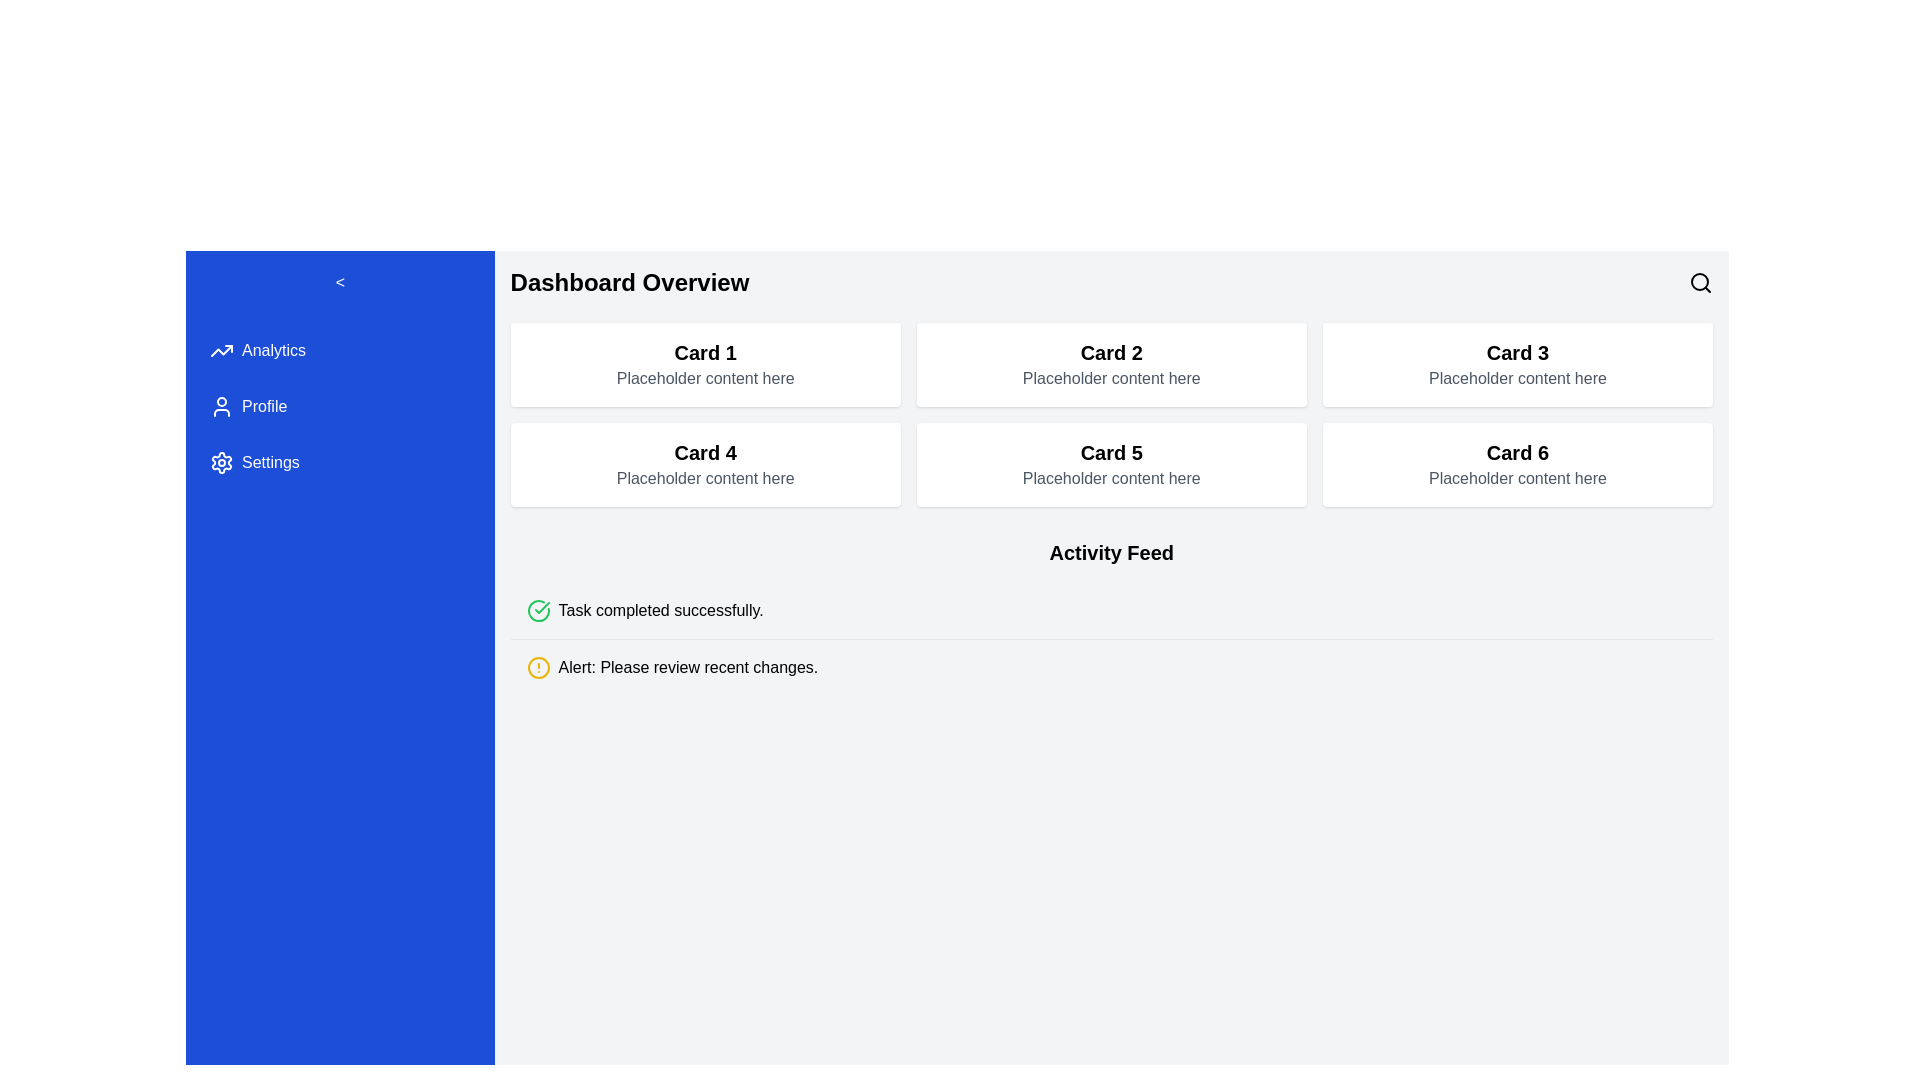 This screenshot has width=1920, height=1080. I want to click on the text phrase 'Placeholder content here' styled with a gray-colored font located within 'Card 6' in the bottom right of the grid, so click(1517, 478).